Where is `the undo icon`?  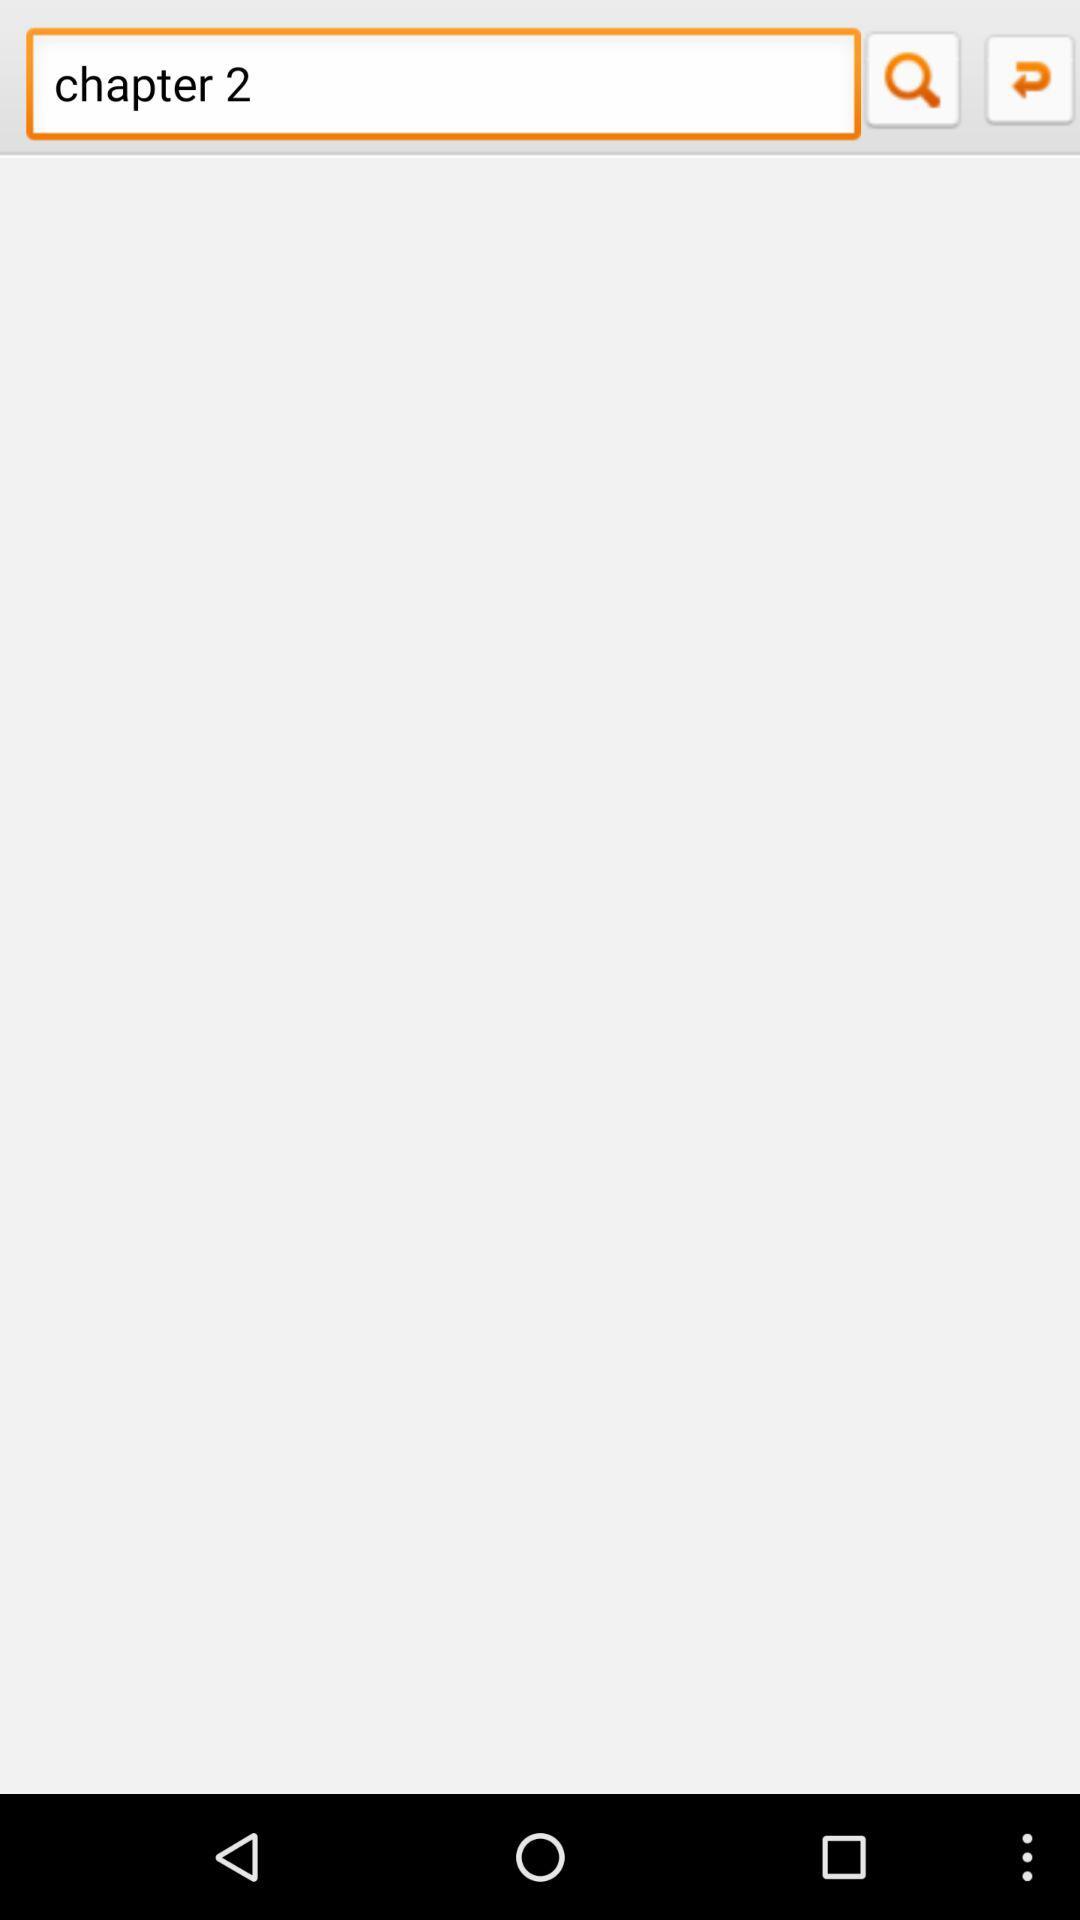 the undo icon is located at coordinates (1027, 83).